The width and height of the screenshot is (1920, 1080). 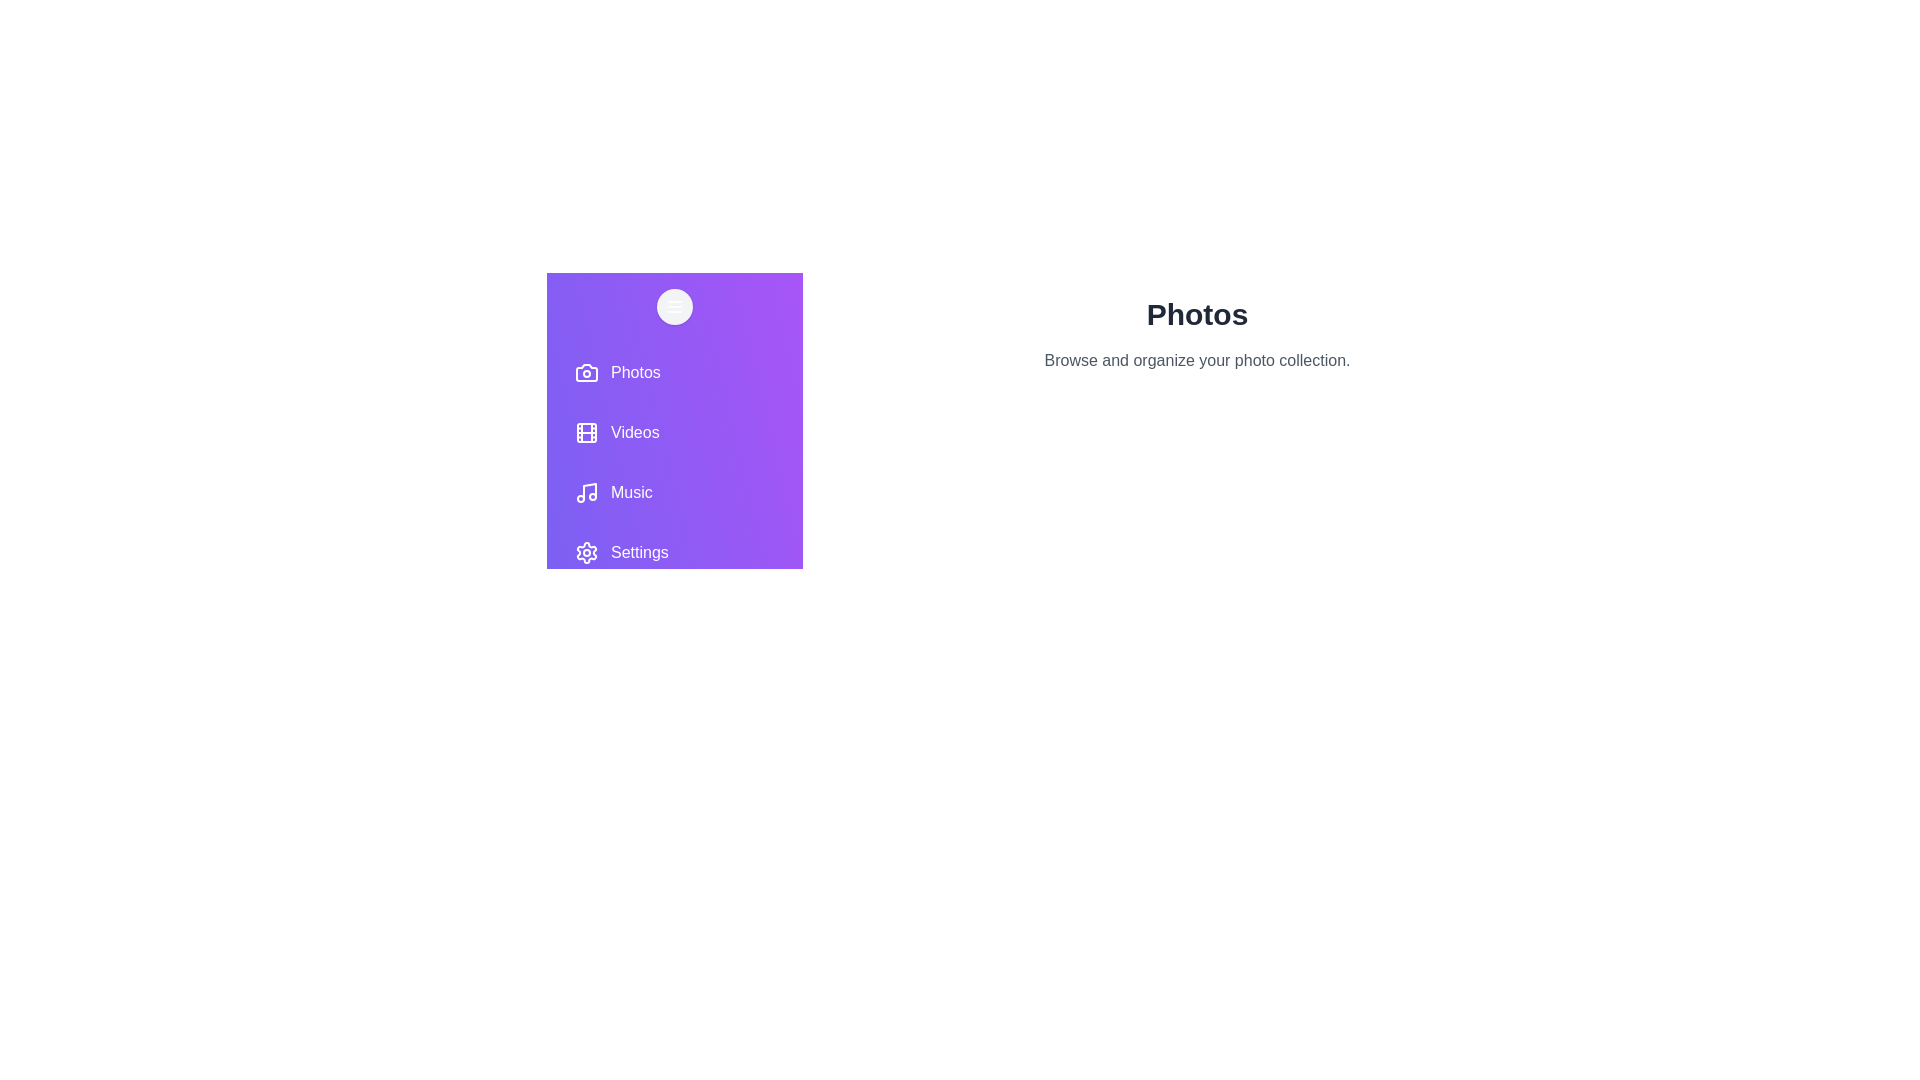 What do you see at coordinates (675, 493) in the screenshot?
I see `the Music tab to view its contents` at bounding box center [675, 493].